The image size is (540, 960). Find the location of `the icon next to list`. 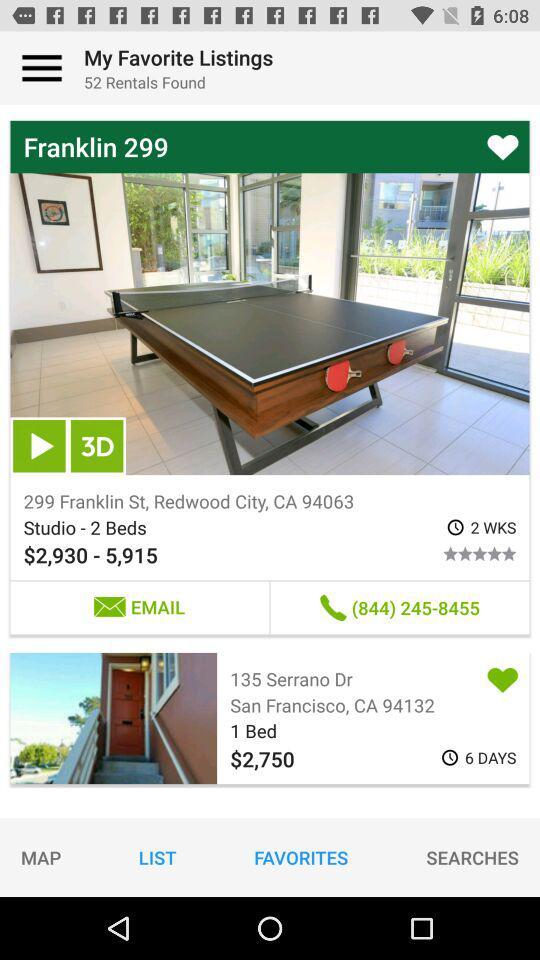

the icon next to list is located at coordinates (300, 856).